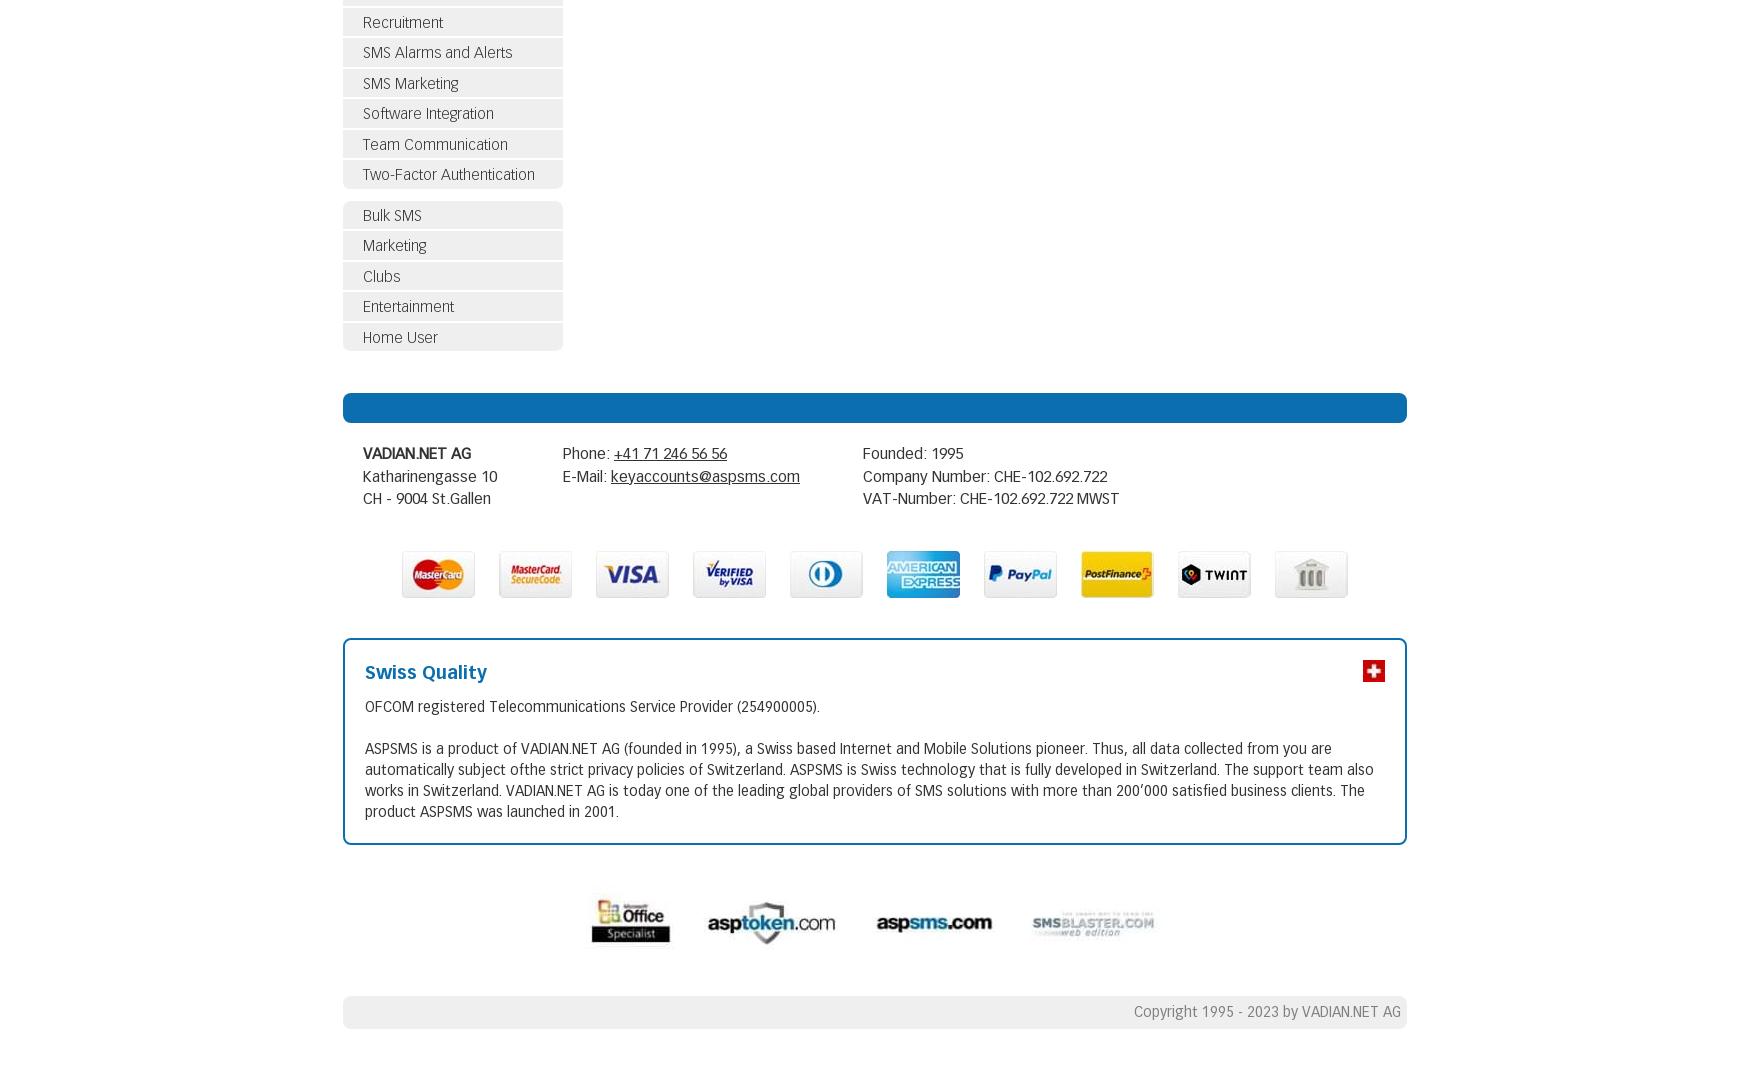 The height and width of the screenshot is (1079, 1750). I want to click on 'Copyright 1995 - 2023', so click(1208, 1011).